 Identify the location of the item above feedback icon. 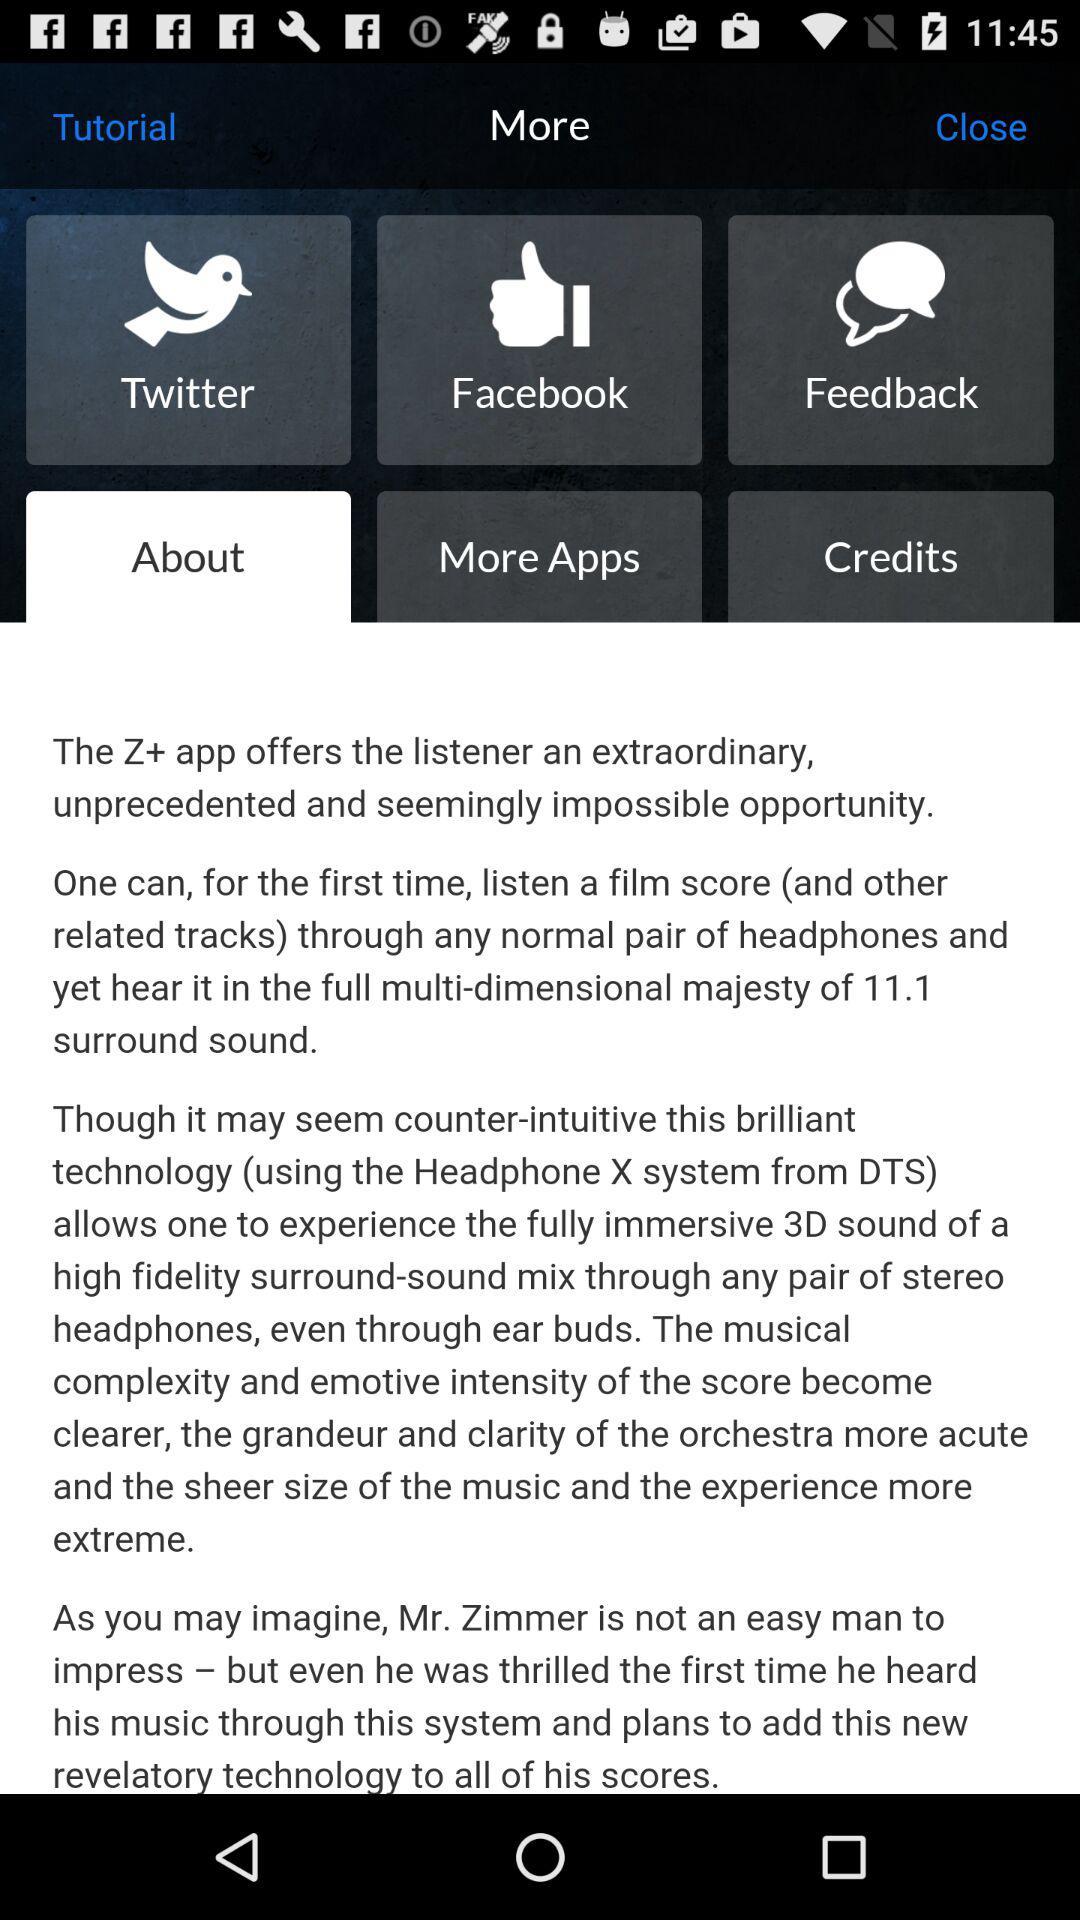
(980, 124).